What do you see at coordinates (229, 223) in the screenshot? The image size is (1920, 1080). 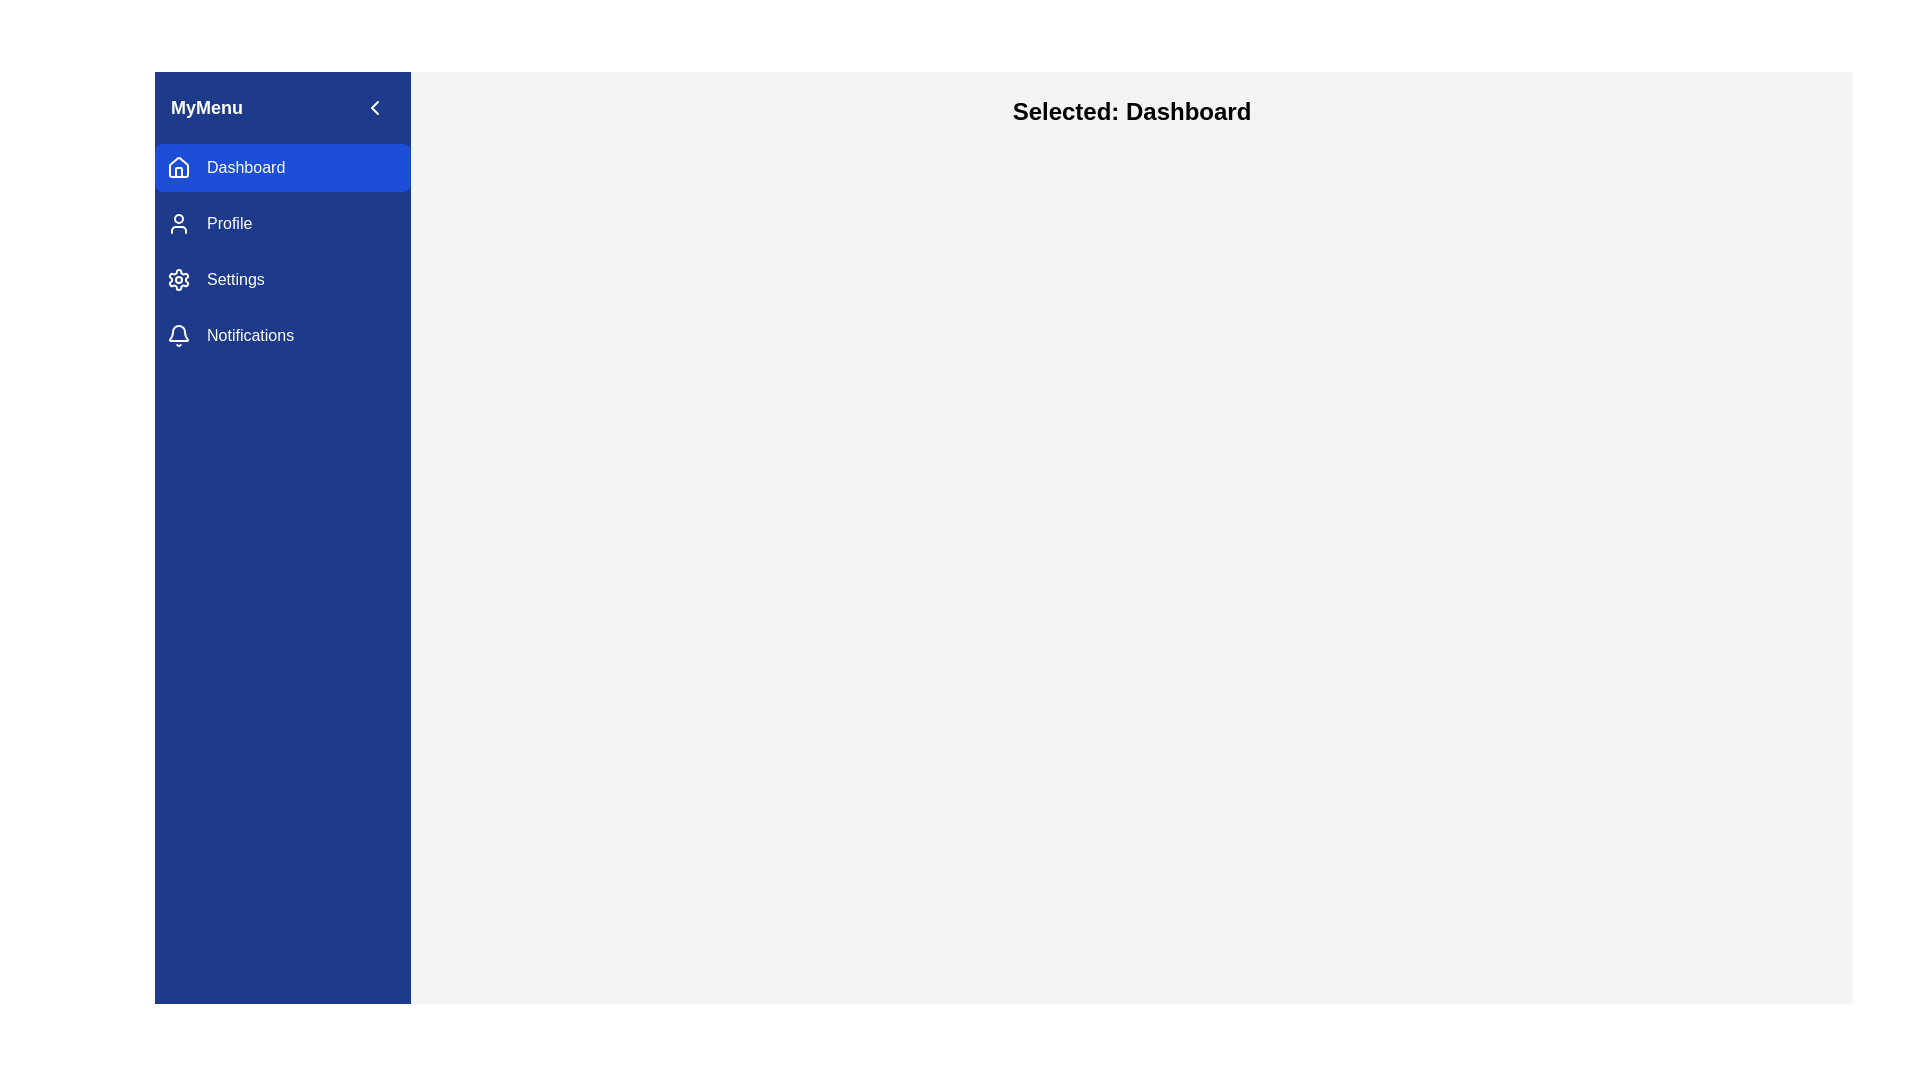 I see `the 'Profile' menu item, which is styled in white text against a blue background and positioned in the second slot of the vertical sidebar menu` at bounding box center [229, 223].